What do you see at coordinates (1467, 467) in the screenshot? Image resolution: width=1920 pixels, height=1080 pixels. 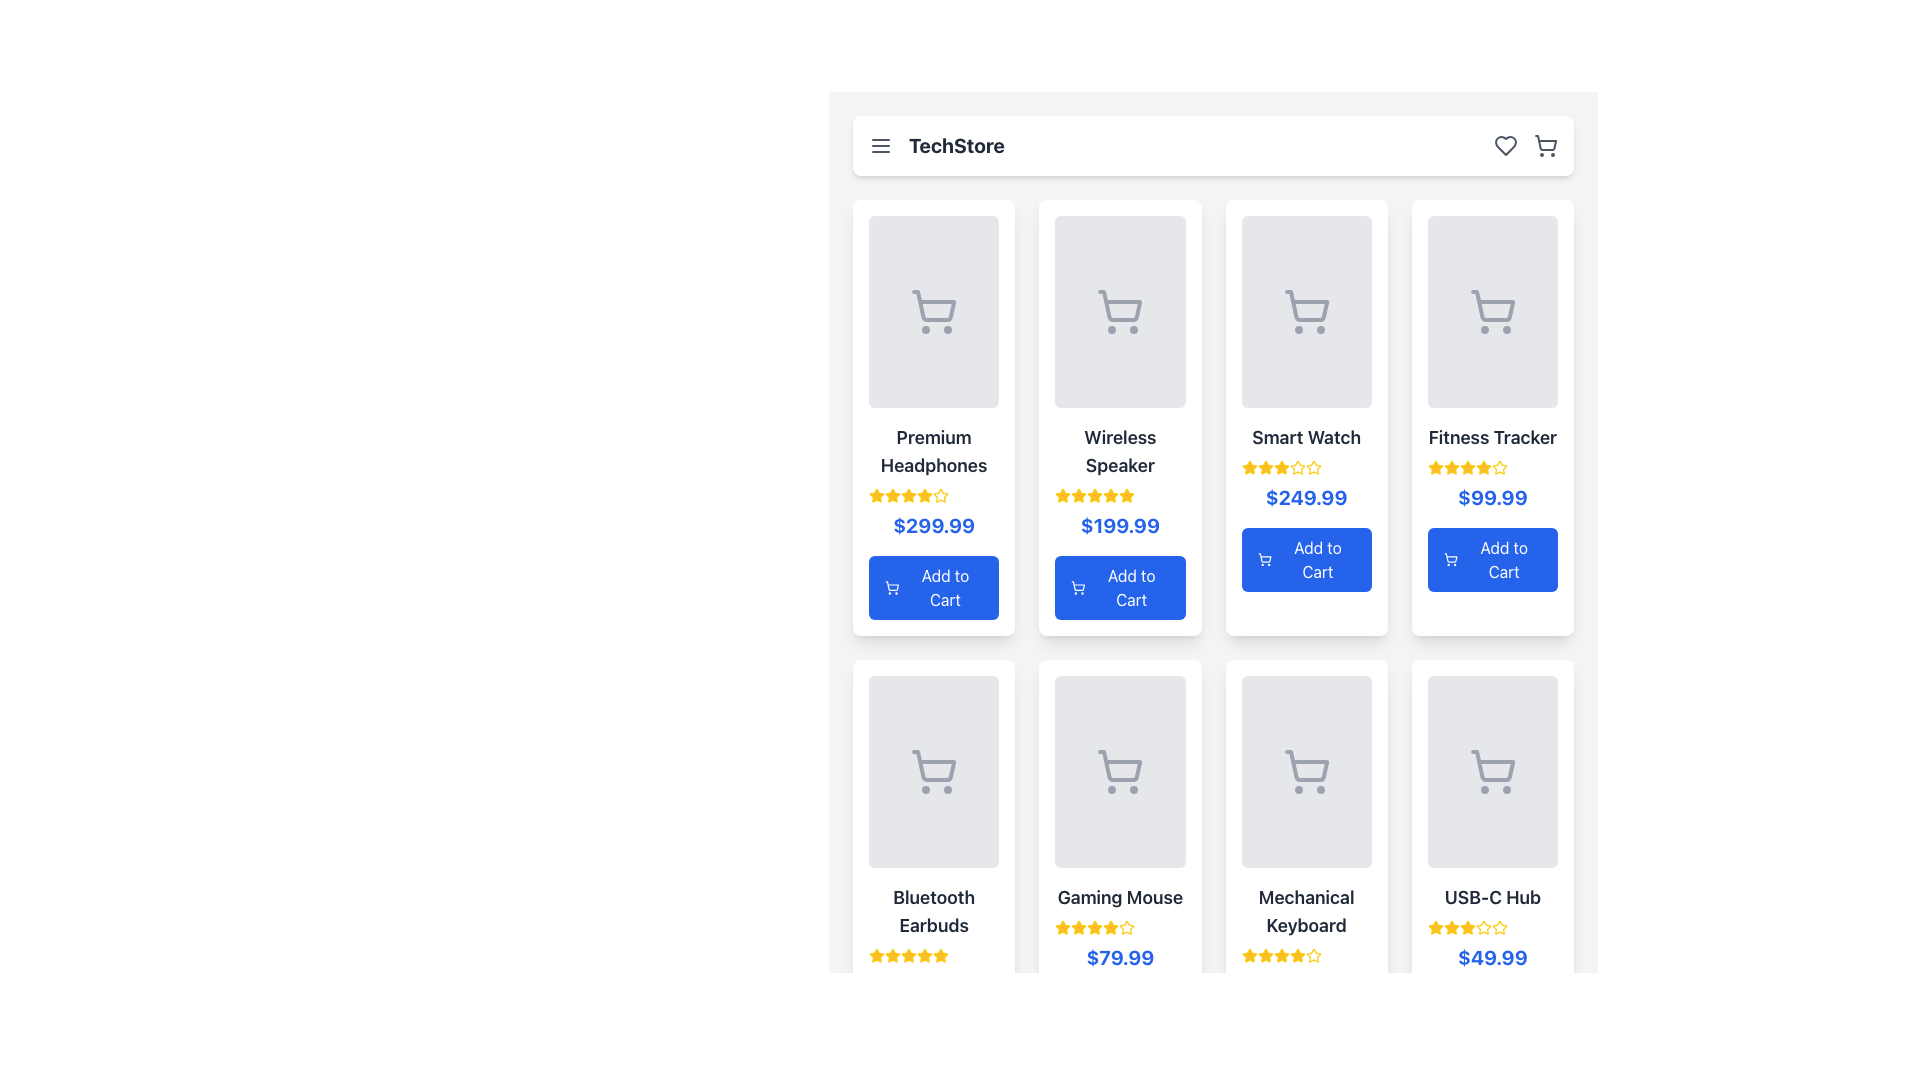 I see `the star icon representing one star in the rating system for the 'Fitness Tracker' product, located in the first row of the grid layout's third column` at bounding box center [1467, 467].